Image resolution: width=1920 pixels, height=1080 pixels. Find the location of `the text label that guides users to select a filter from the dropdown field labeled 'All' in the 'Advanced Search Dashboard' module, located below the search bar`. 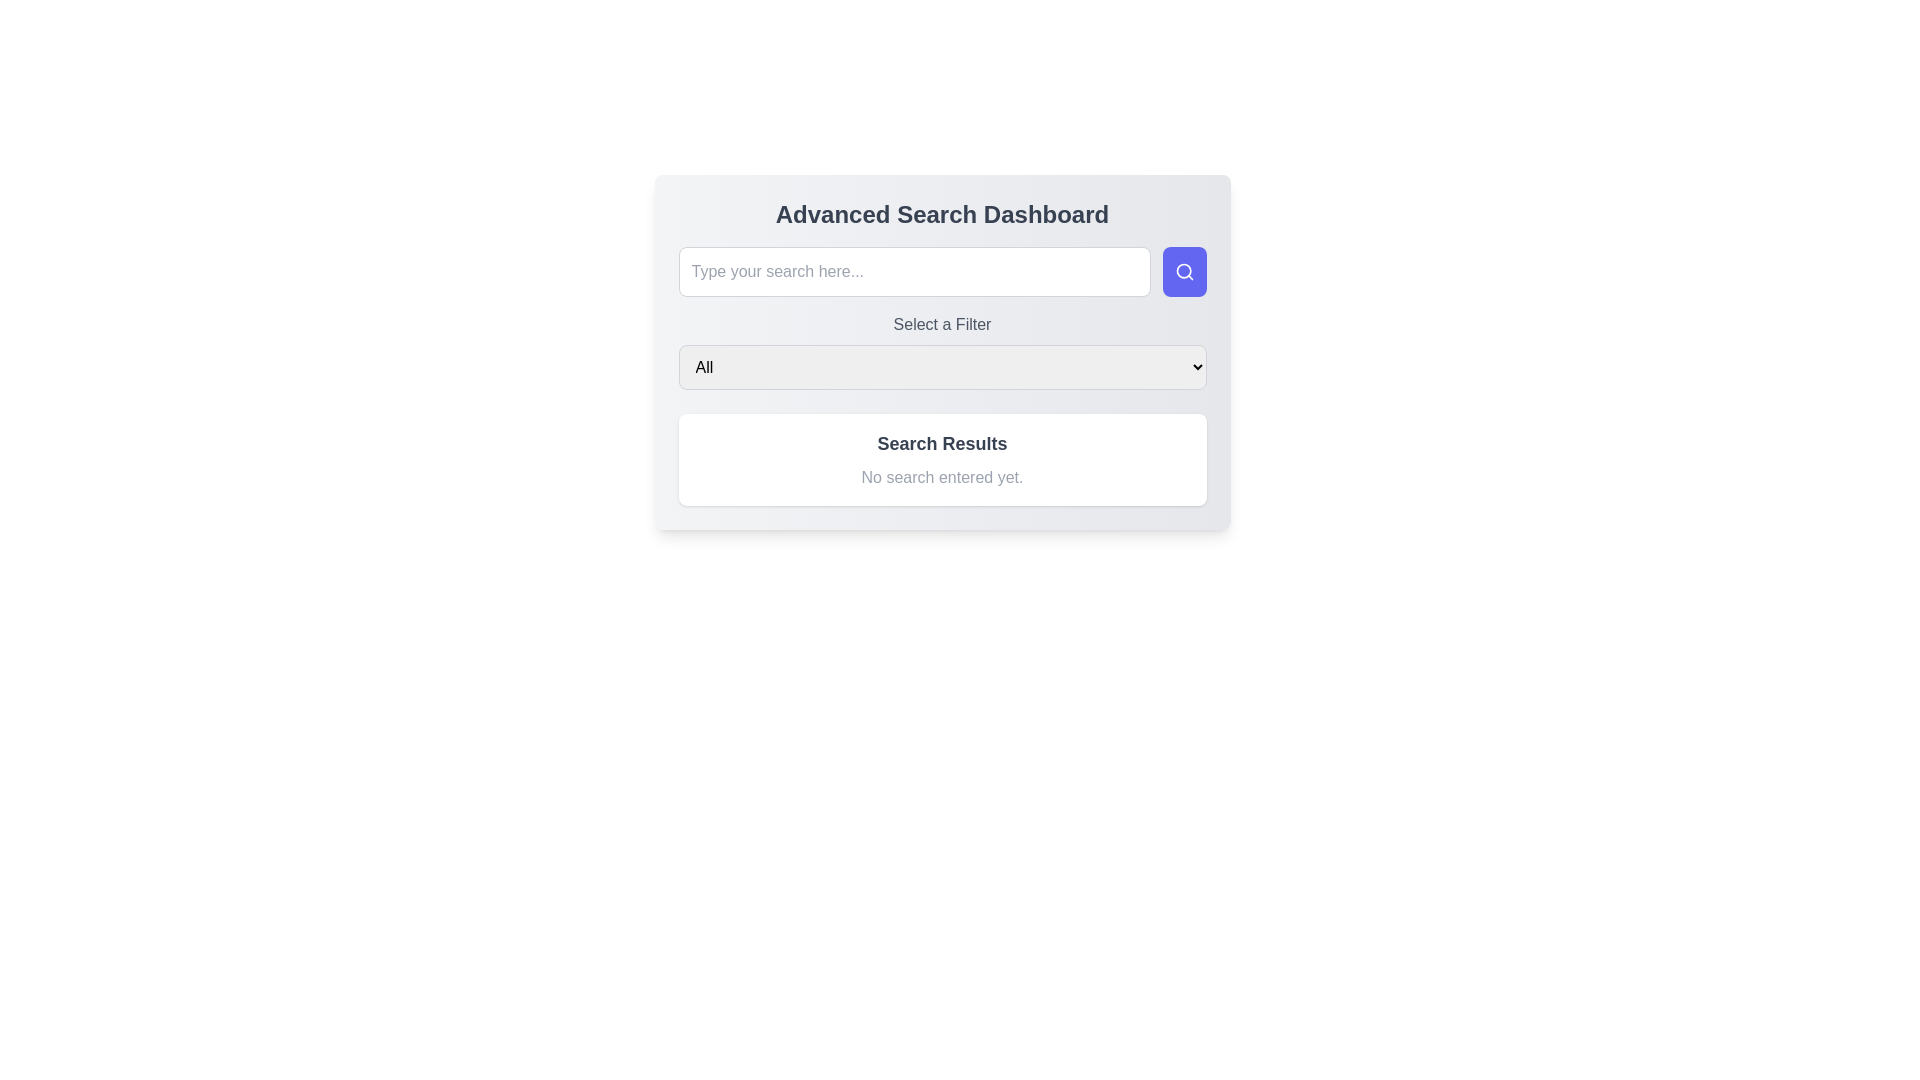

the text label that guides users to select a filter from the dropdown field labeled 'All' in the 'Advanced Search Dashboard' module, located below the search bar is located at coordinates (941, 323).